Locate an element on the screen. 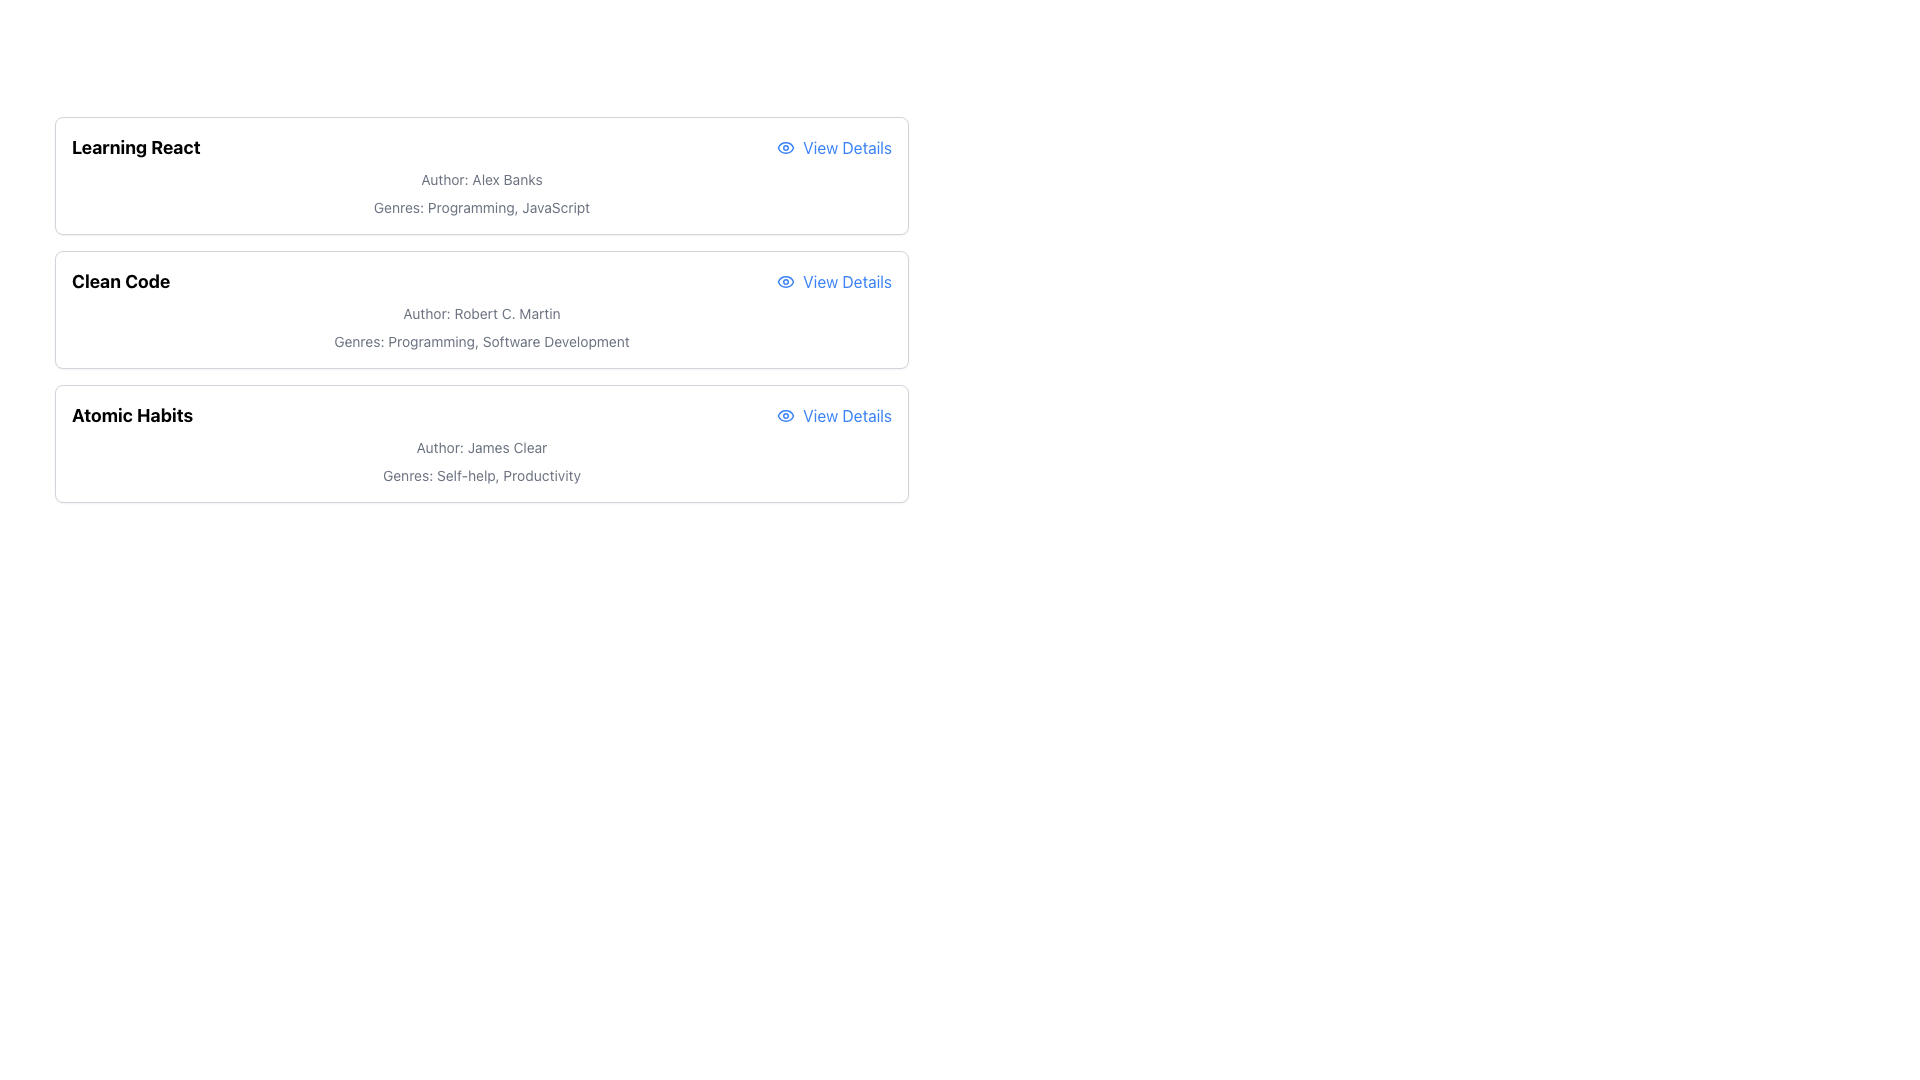  the icon that supports the 'View Details' text for the item associated with the book 'Clean Code', located at the beginning of the link is located at coordinates (785, 281).